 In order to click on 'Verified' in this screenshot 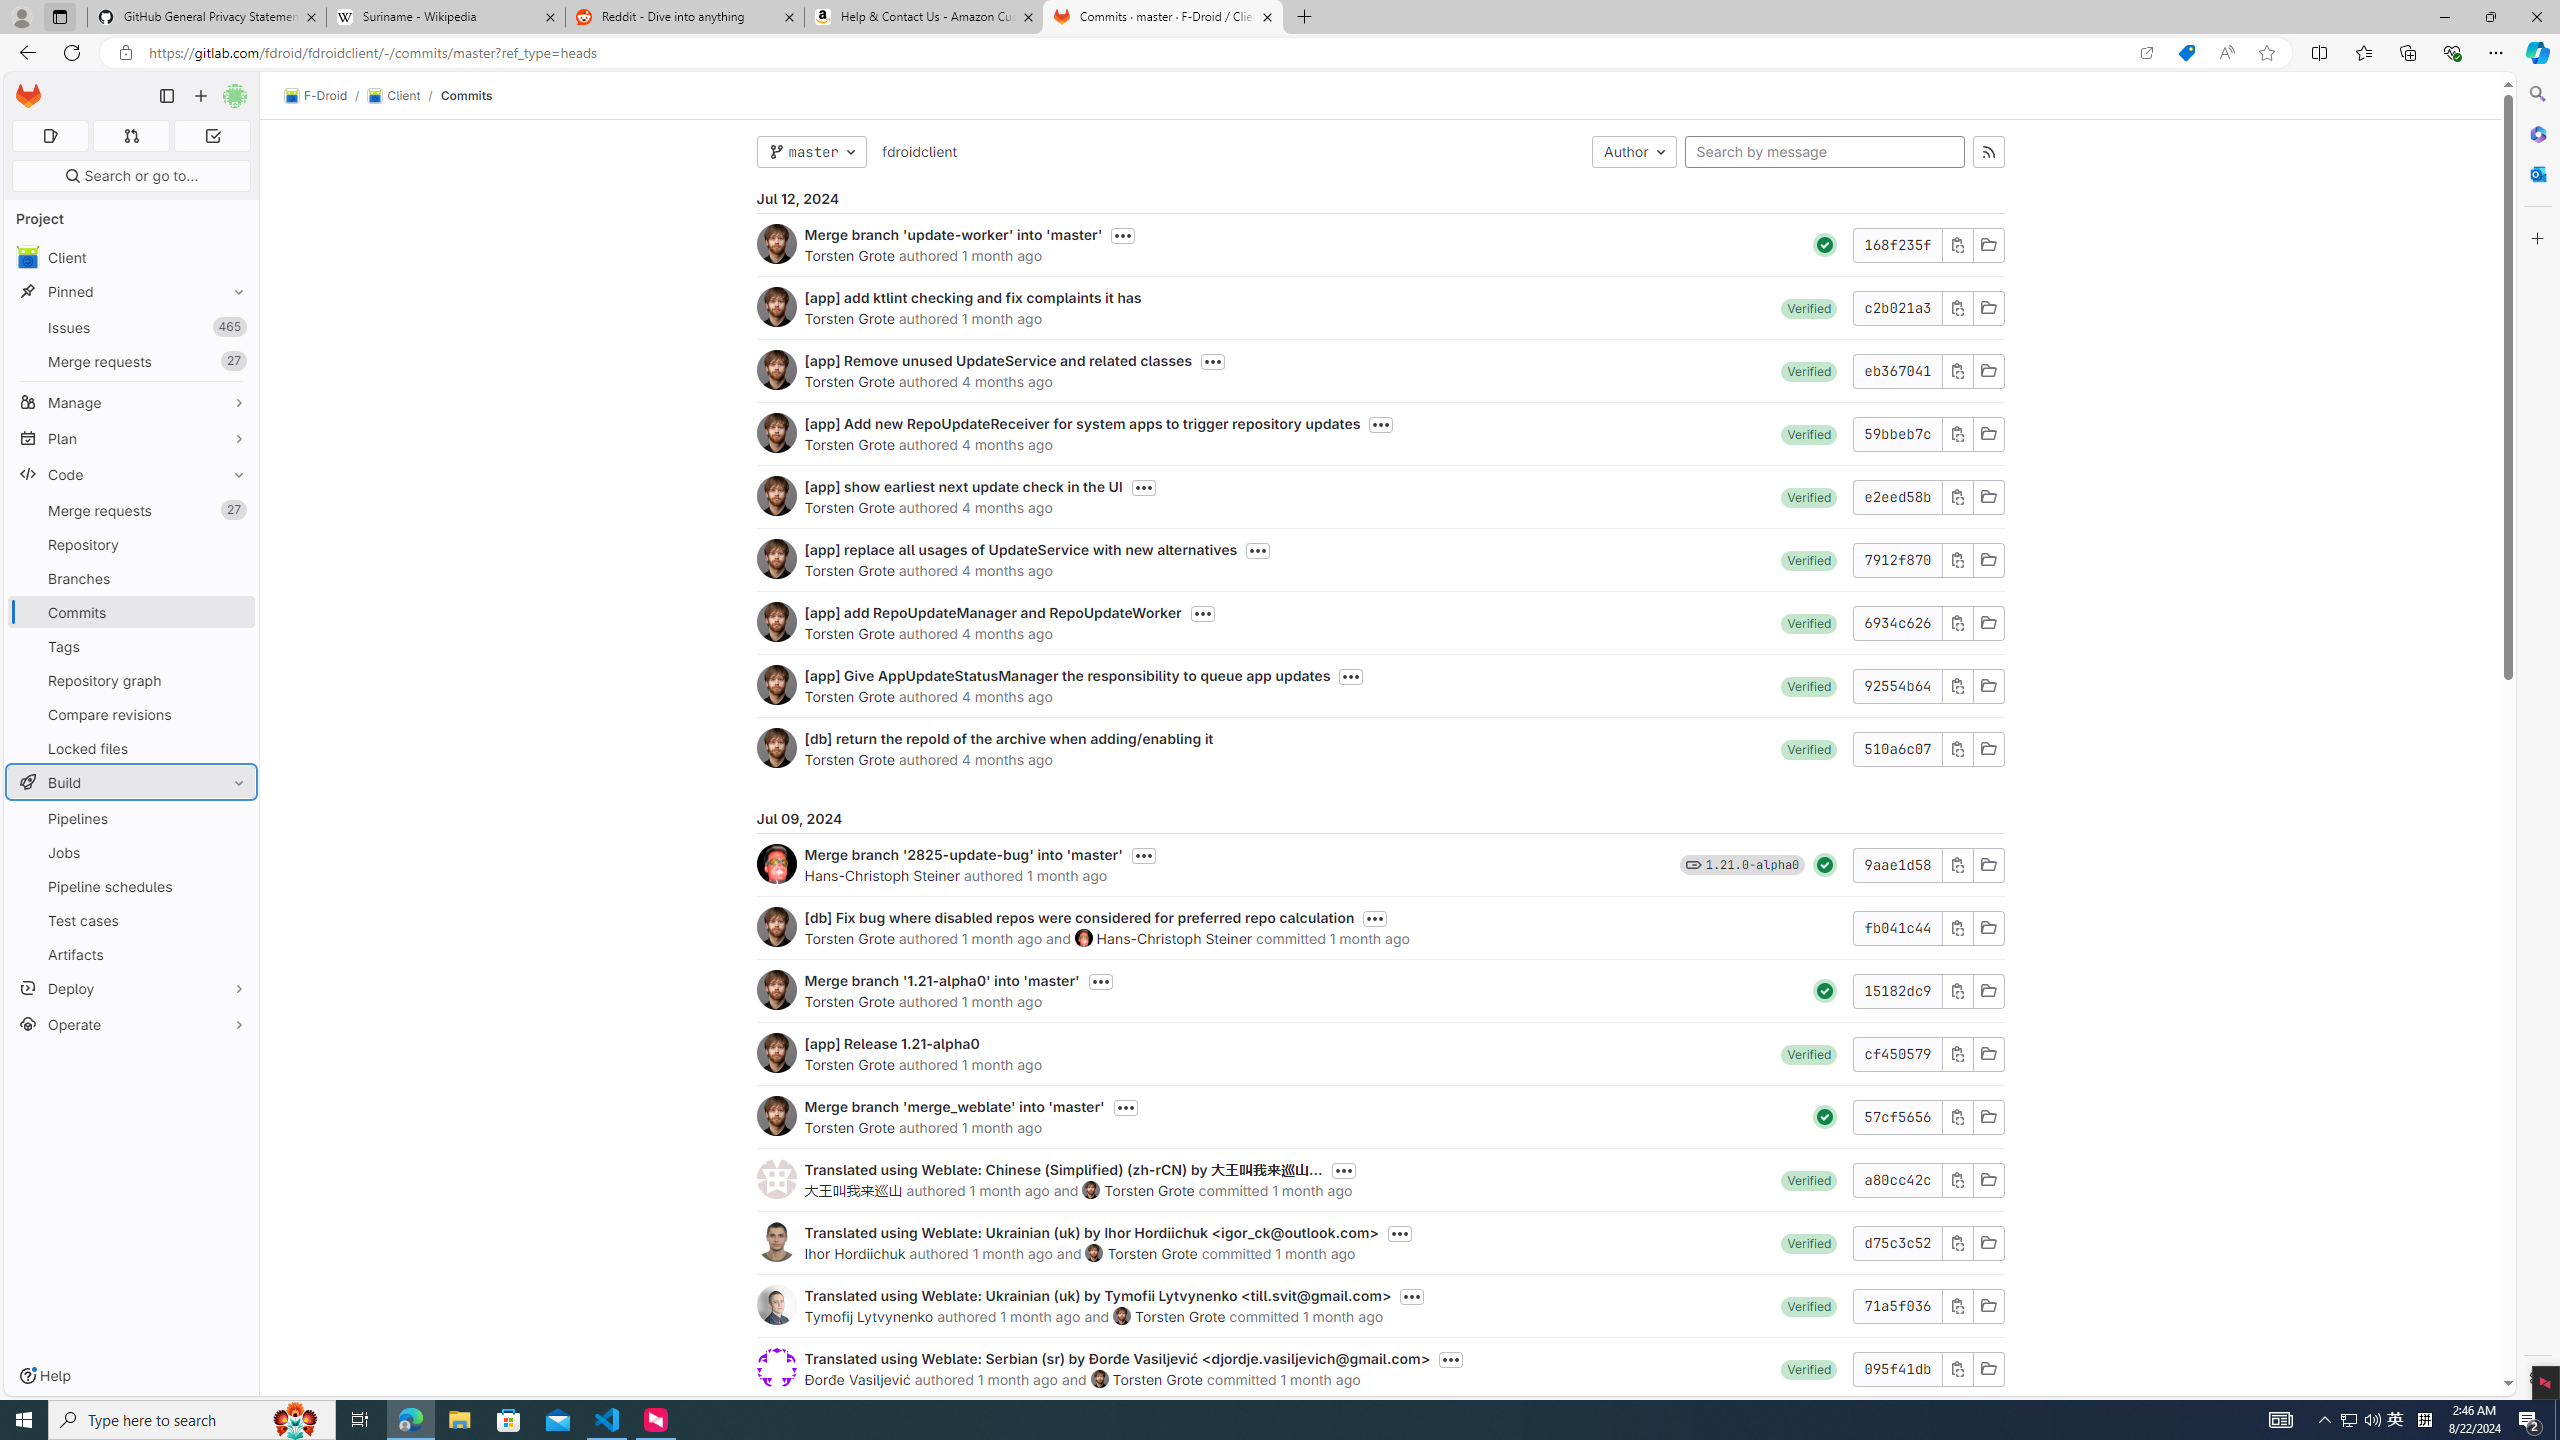, I will do `click(1809, 1367)`.